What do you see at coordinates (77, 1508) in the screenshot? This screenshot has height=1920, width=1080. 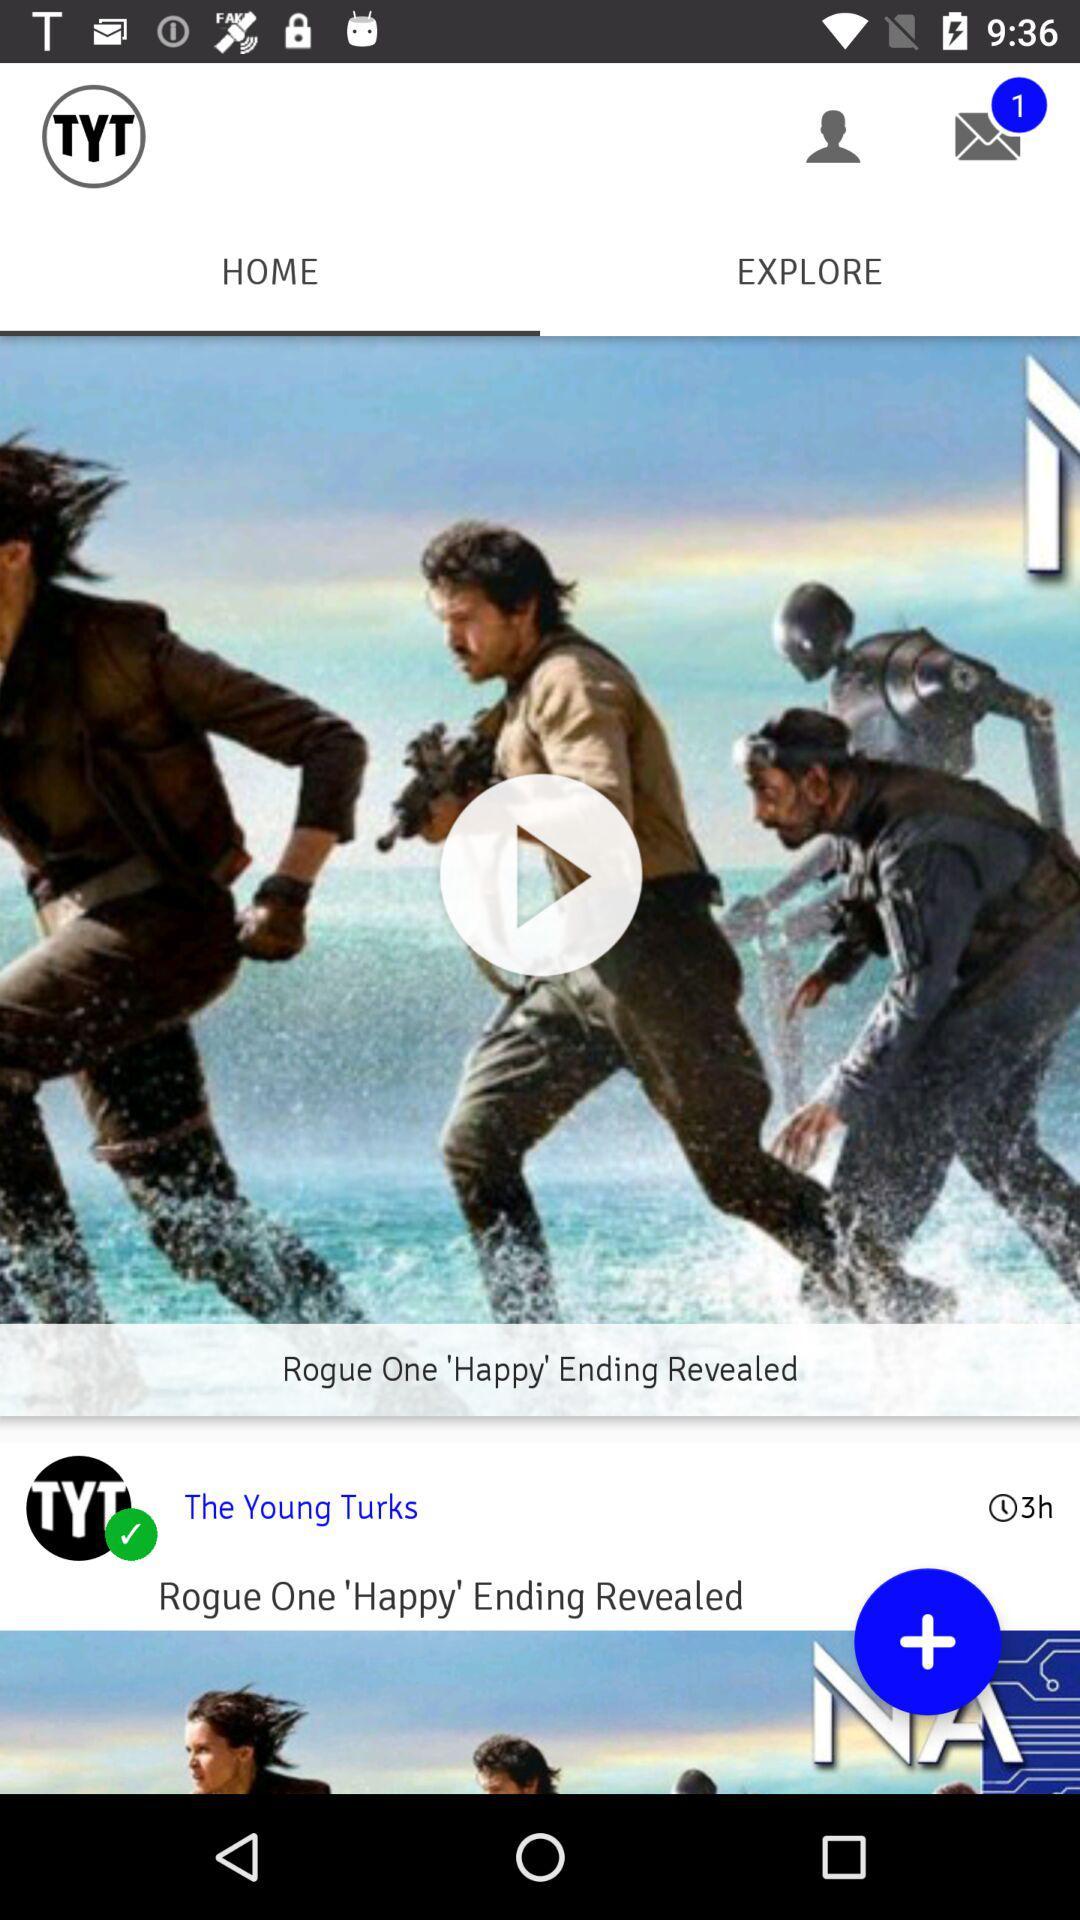 I see `icon to the left of rogue one happy icon` at bounding box center [77, 1508].